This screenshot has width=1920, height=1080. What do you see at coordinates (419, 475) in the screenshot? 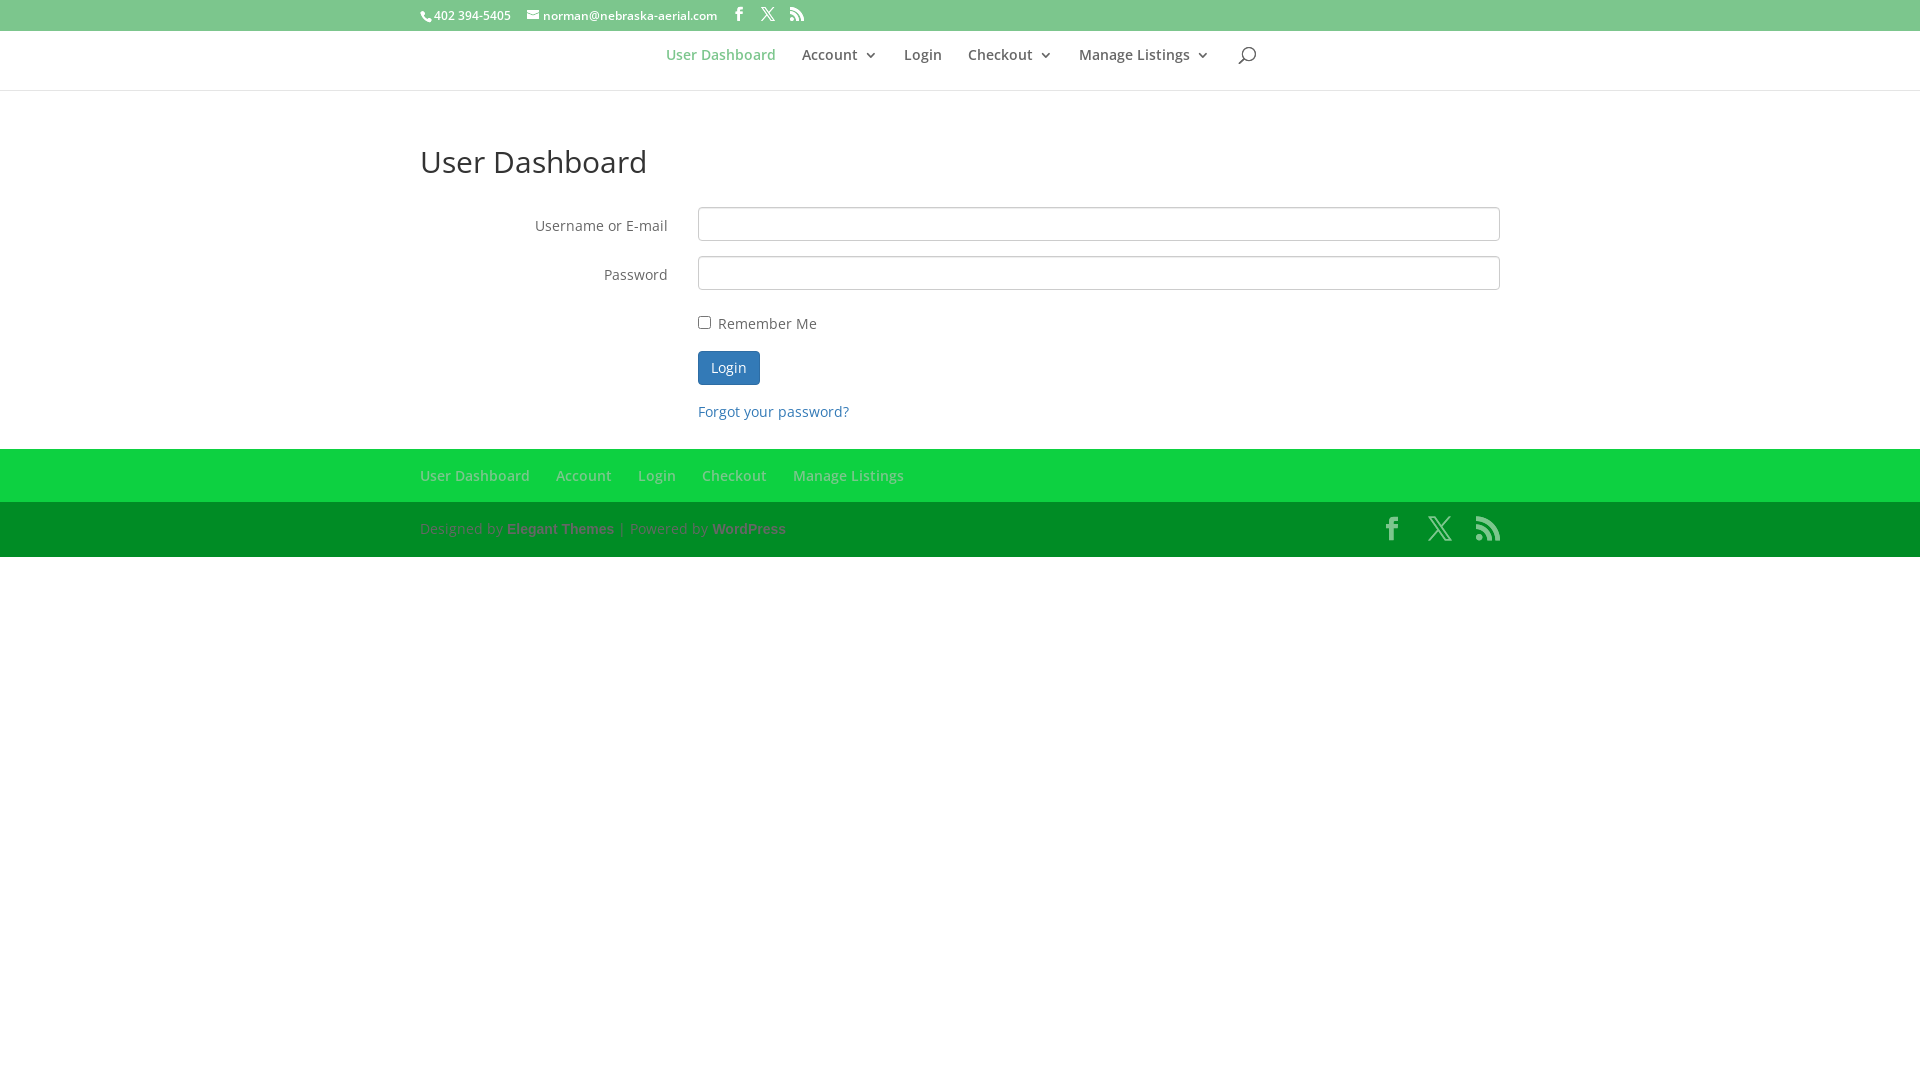
I see `'User Dashboard'` at bounding box center [419, 475].